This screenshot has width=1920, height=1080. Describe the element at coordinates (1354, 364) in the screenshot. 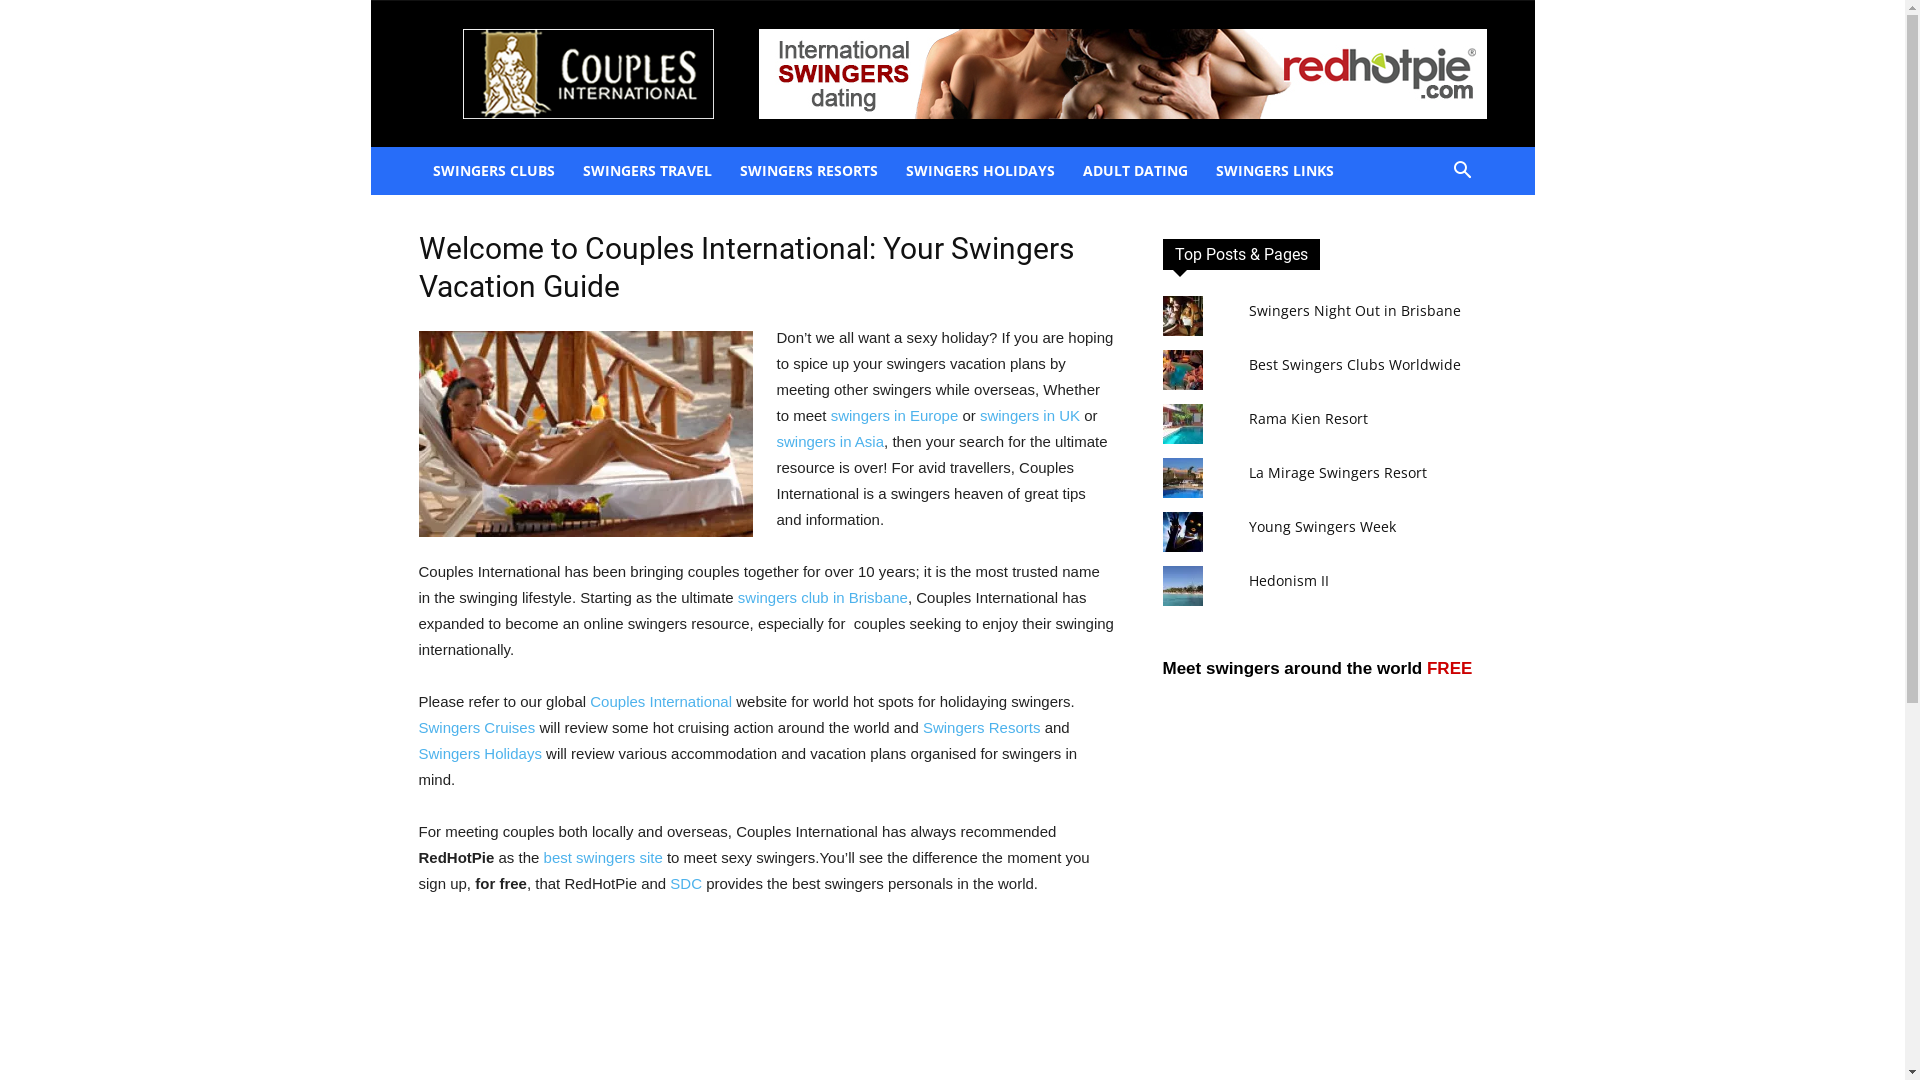

I see `'Best Swingers Clubs Worldwide'` at that location.